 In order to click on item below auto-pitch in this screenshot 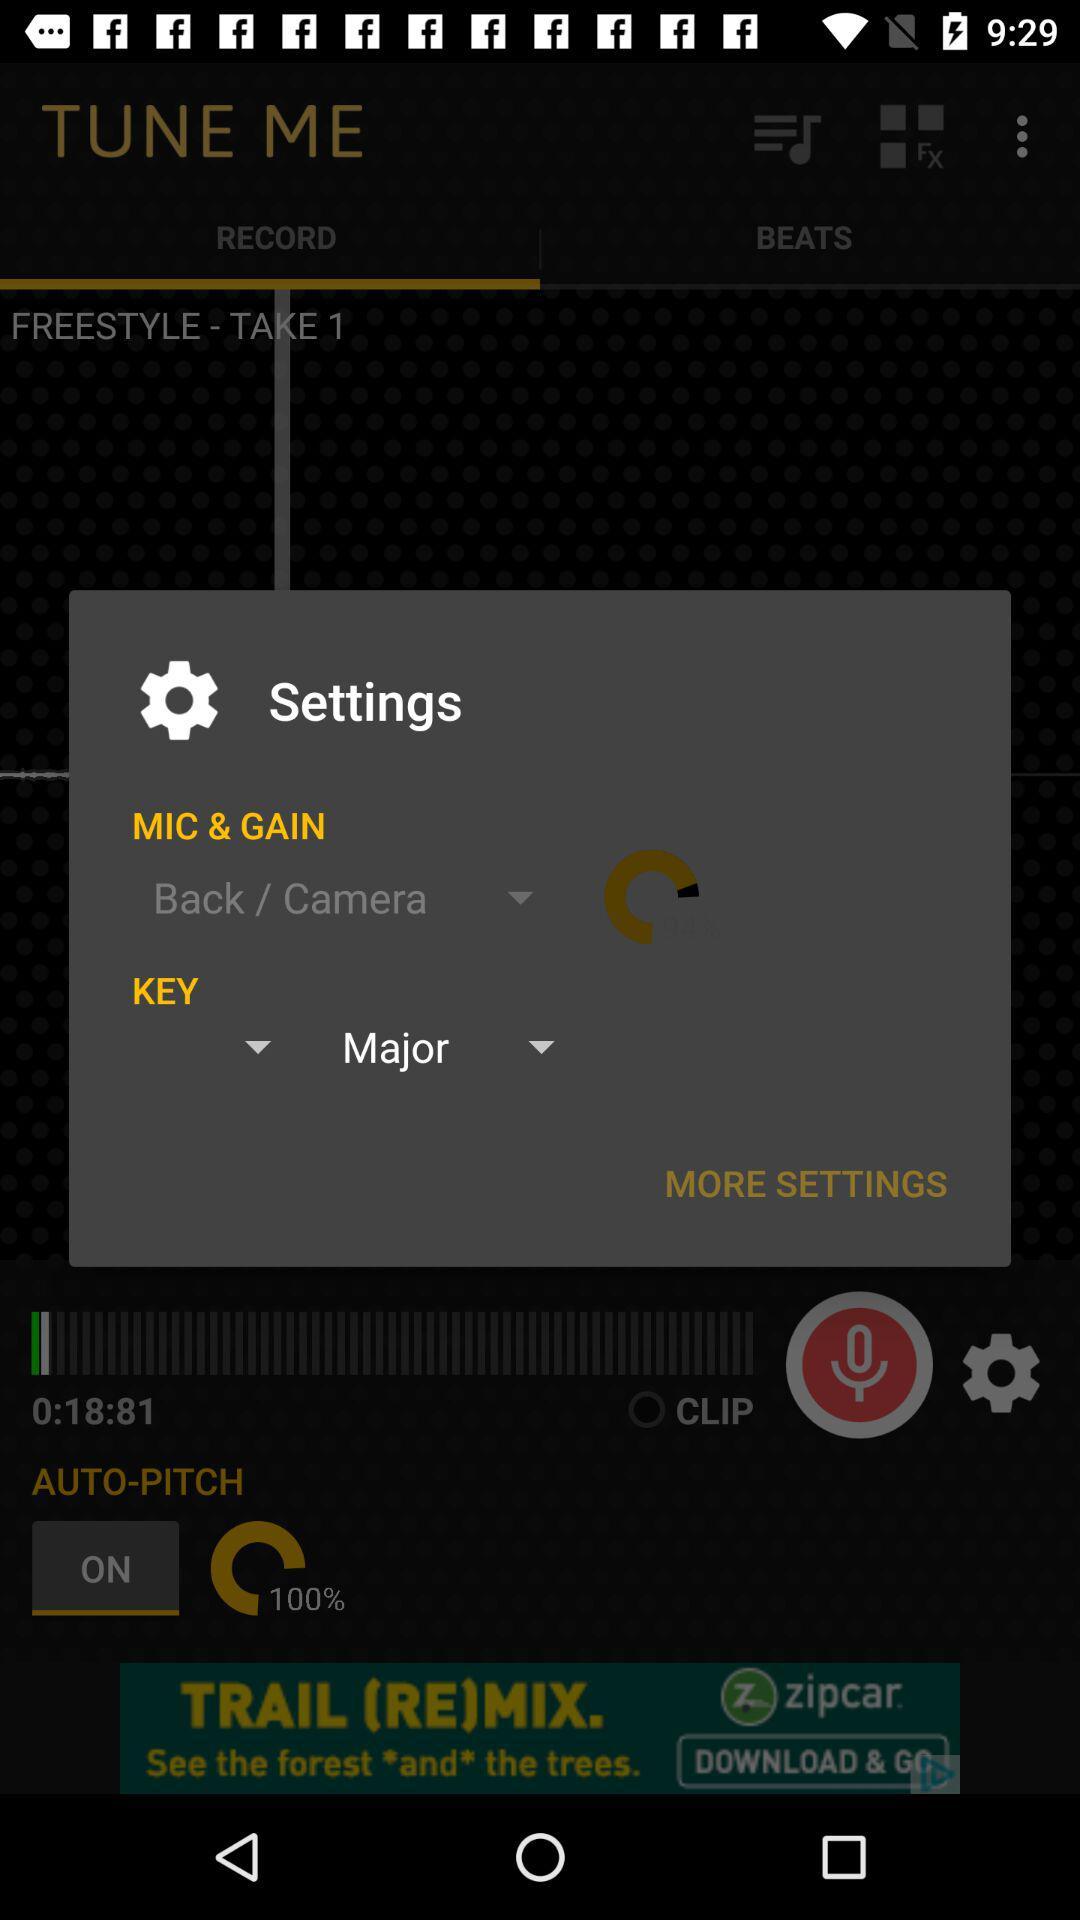, I will do `click(110, 1567)`.